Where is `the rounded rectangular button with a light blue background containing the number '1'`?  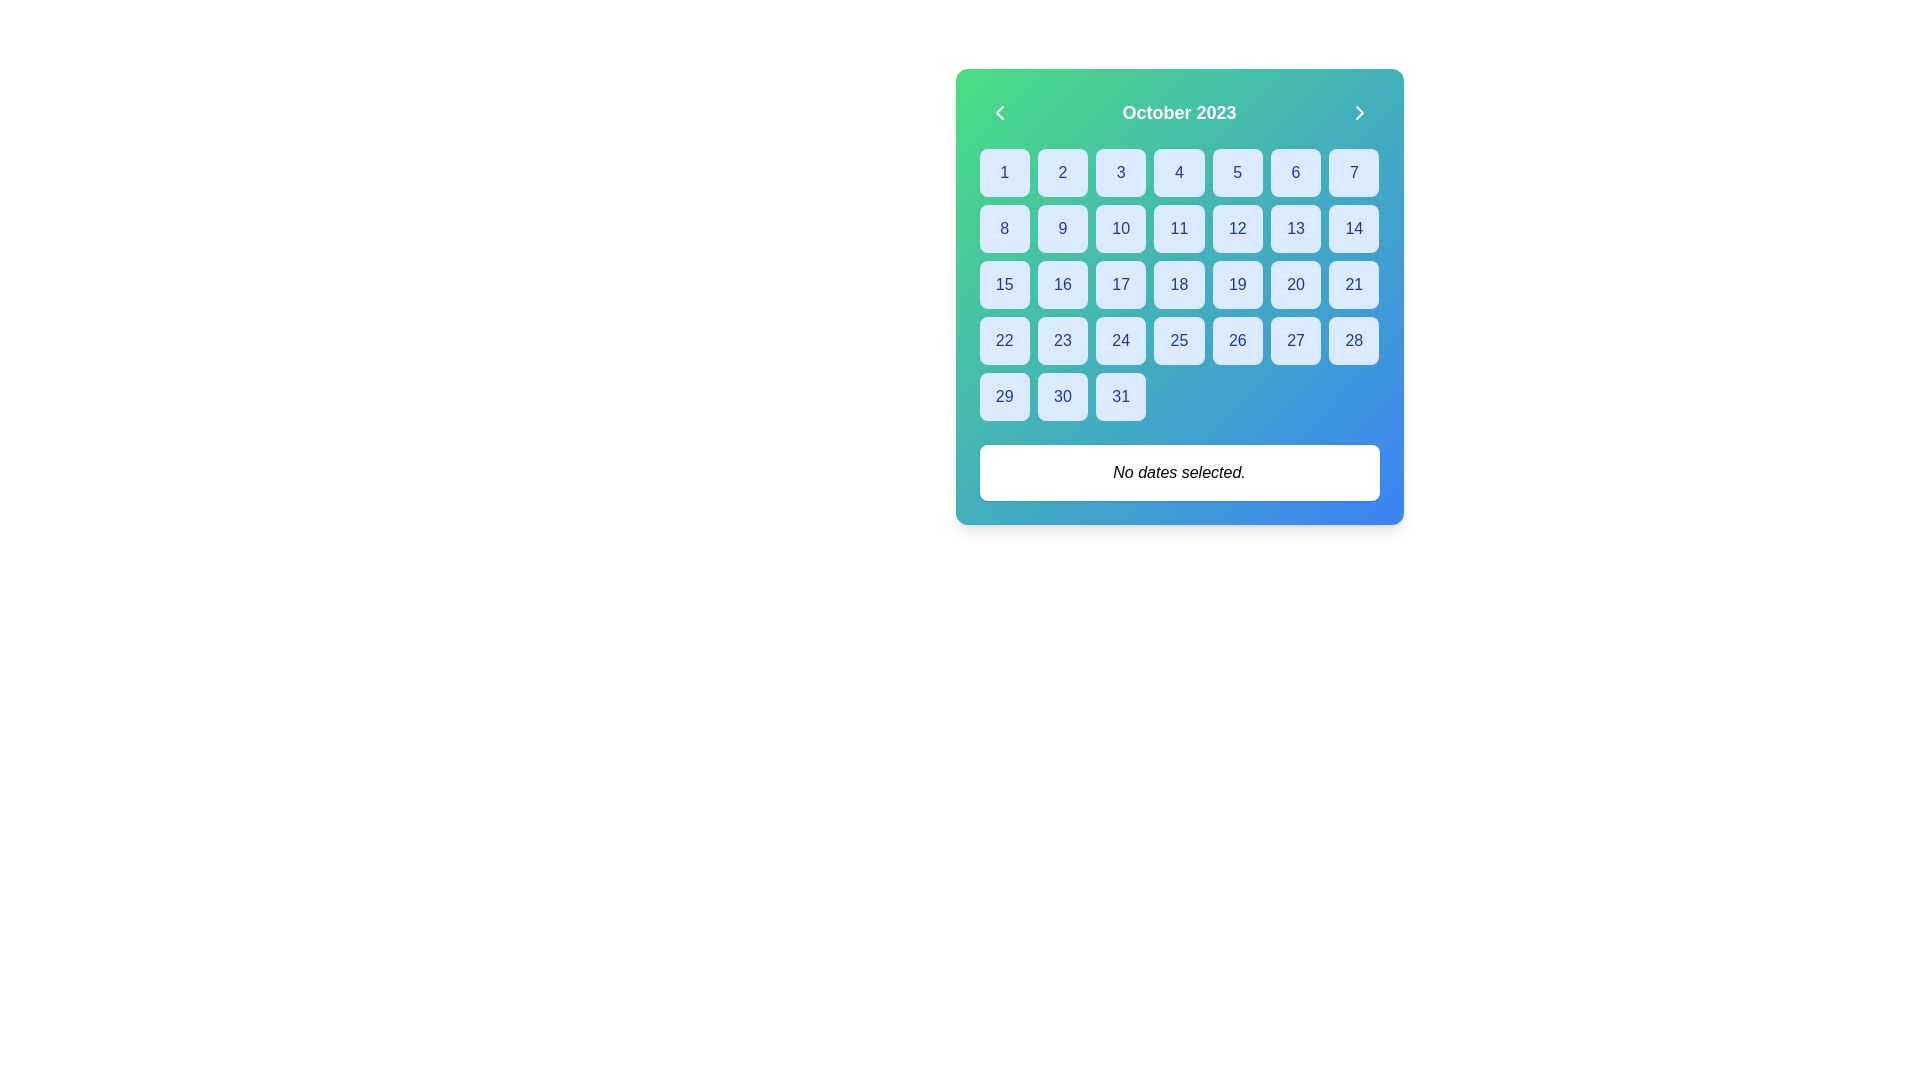 the rounded rectangular button with a light blue background containing the number '1' is located at coordinates (1004, 172).